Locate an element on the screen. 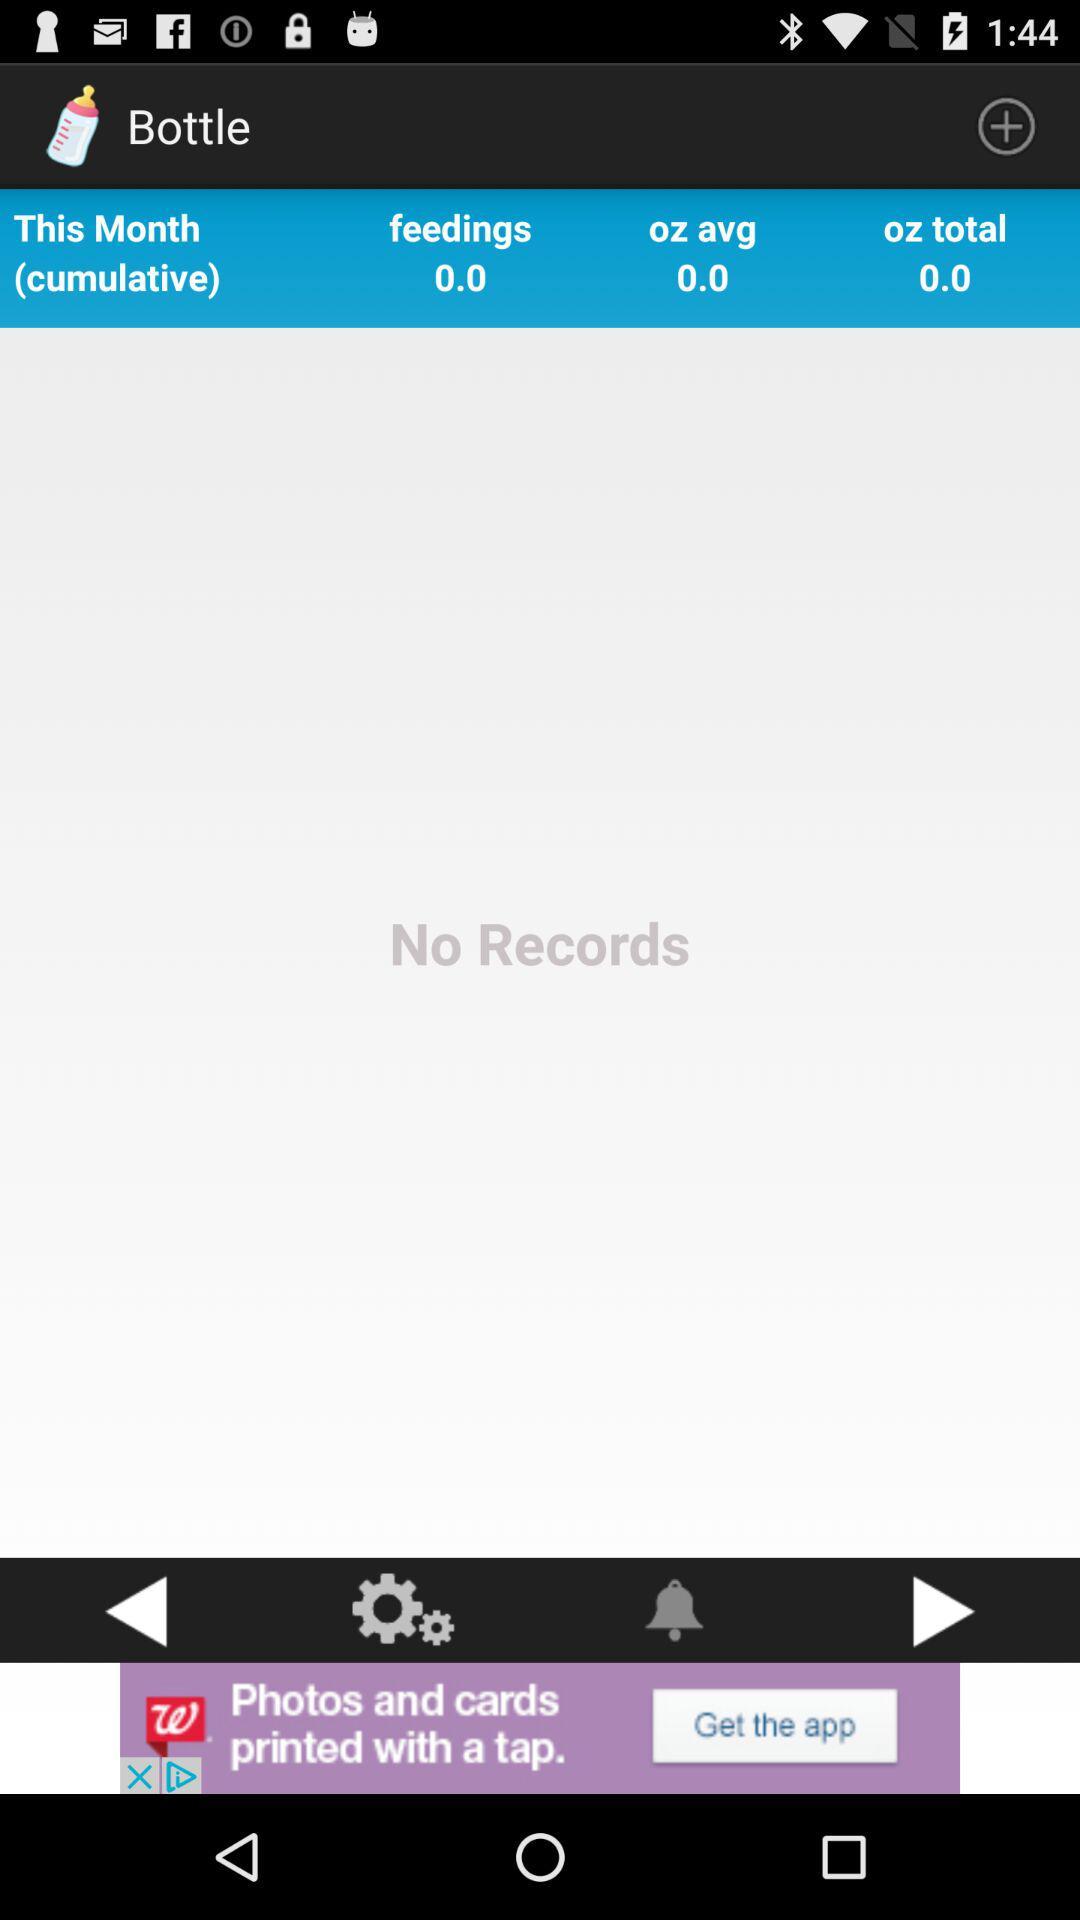  previous is located at coordinates (135, 1610).